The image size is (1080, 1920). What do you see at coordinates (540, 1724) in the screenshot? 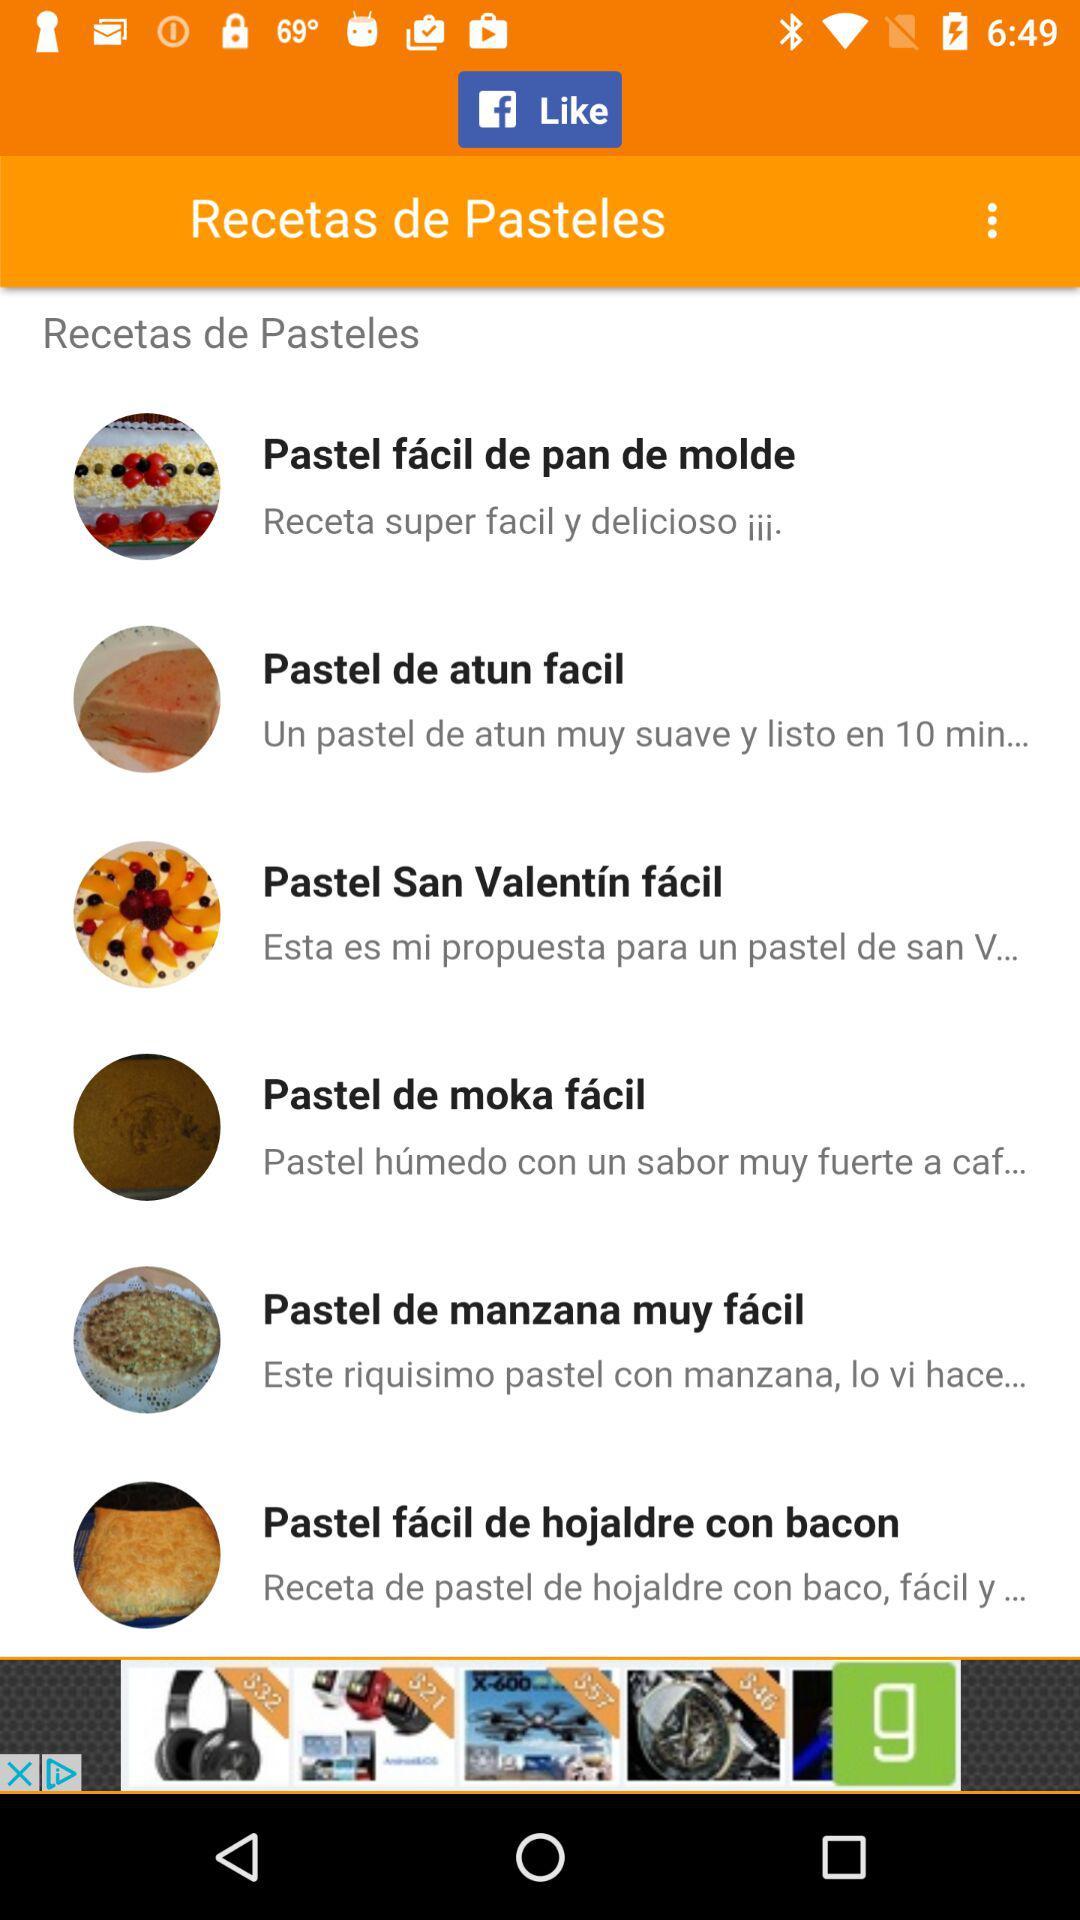
I see `advertisement` at bounding box center [540, 1724].